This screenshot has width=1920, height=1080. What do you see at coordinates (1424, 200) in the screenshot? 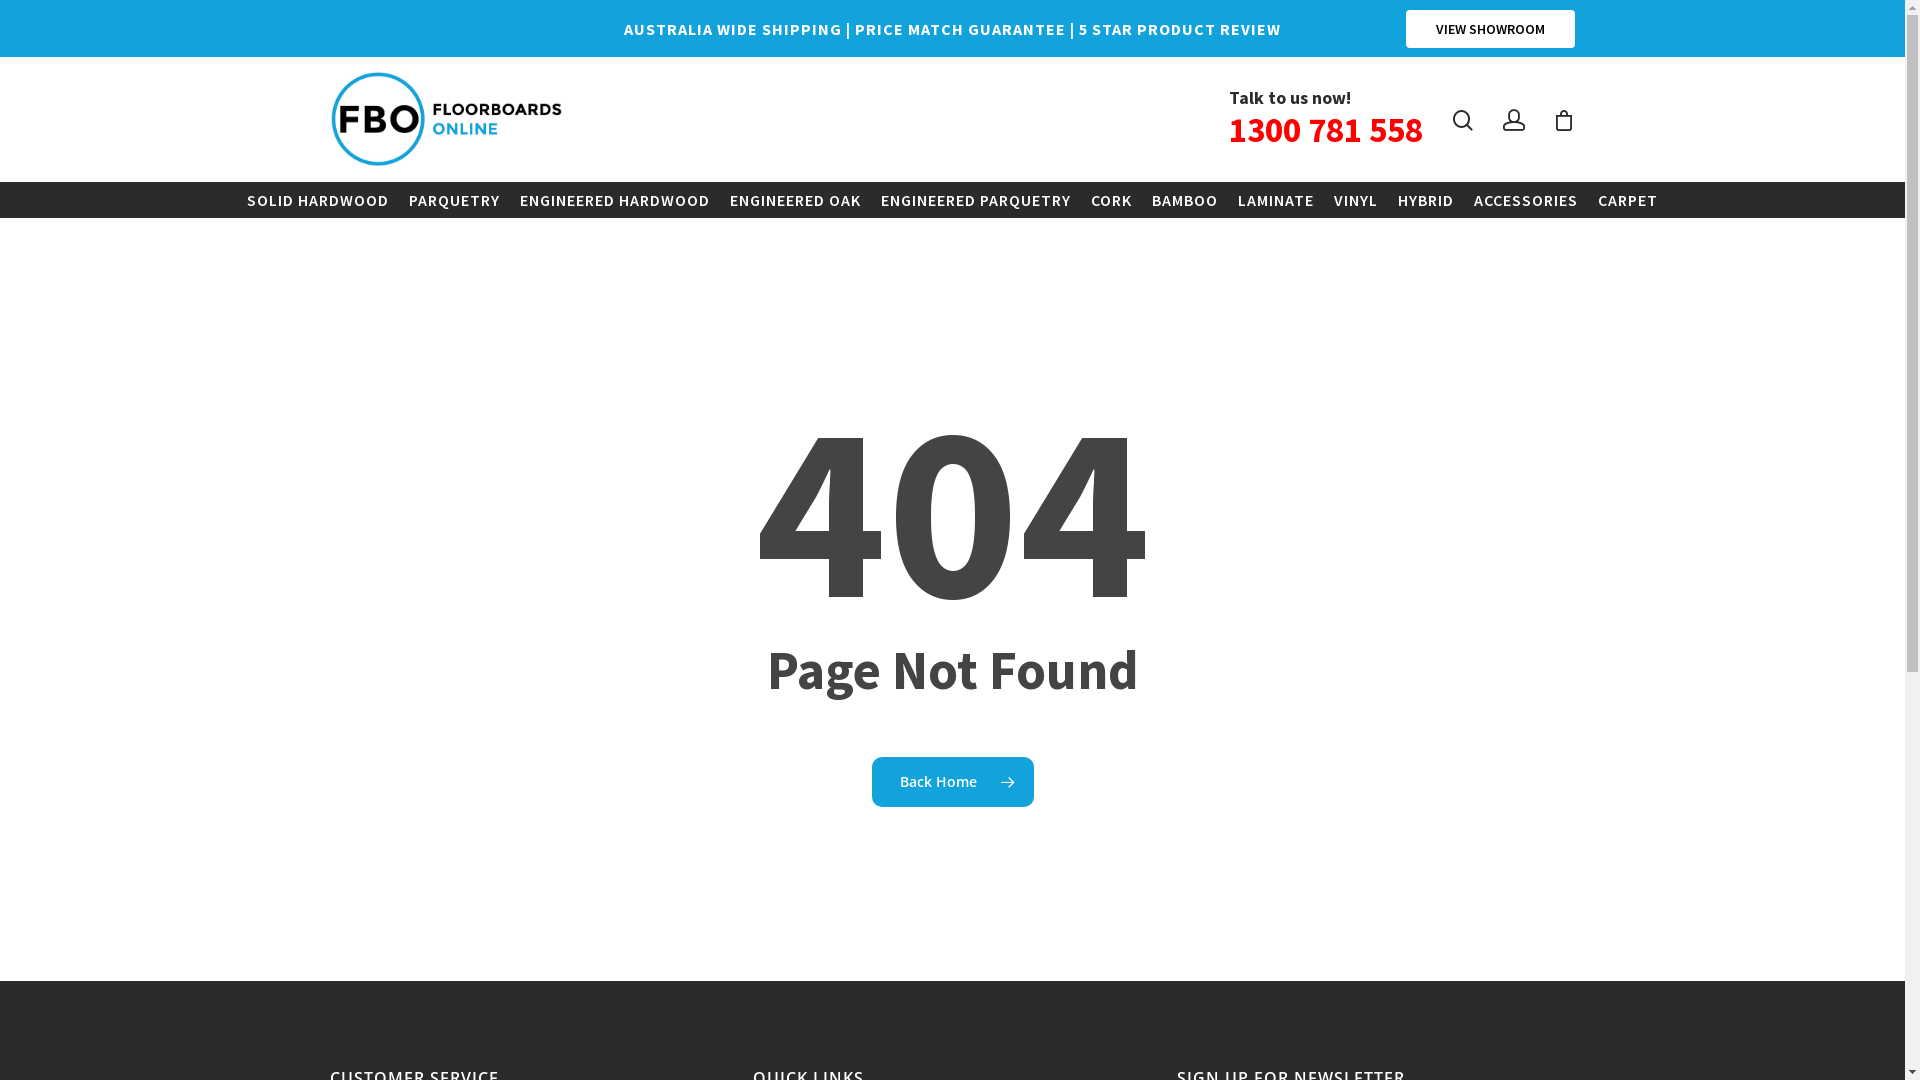
I see `'HYBRID'` at bounding box center [1424, 200].